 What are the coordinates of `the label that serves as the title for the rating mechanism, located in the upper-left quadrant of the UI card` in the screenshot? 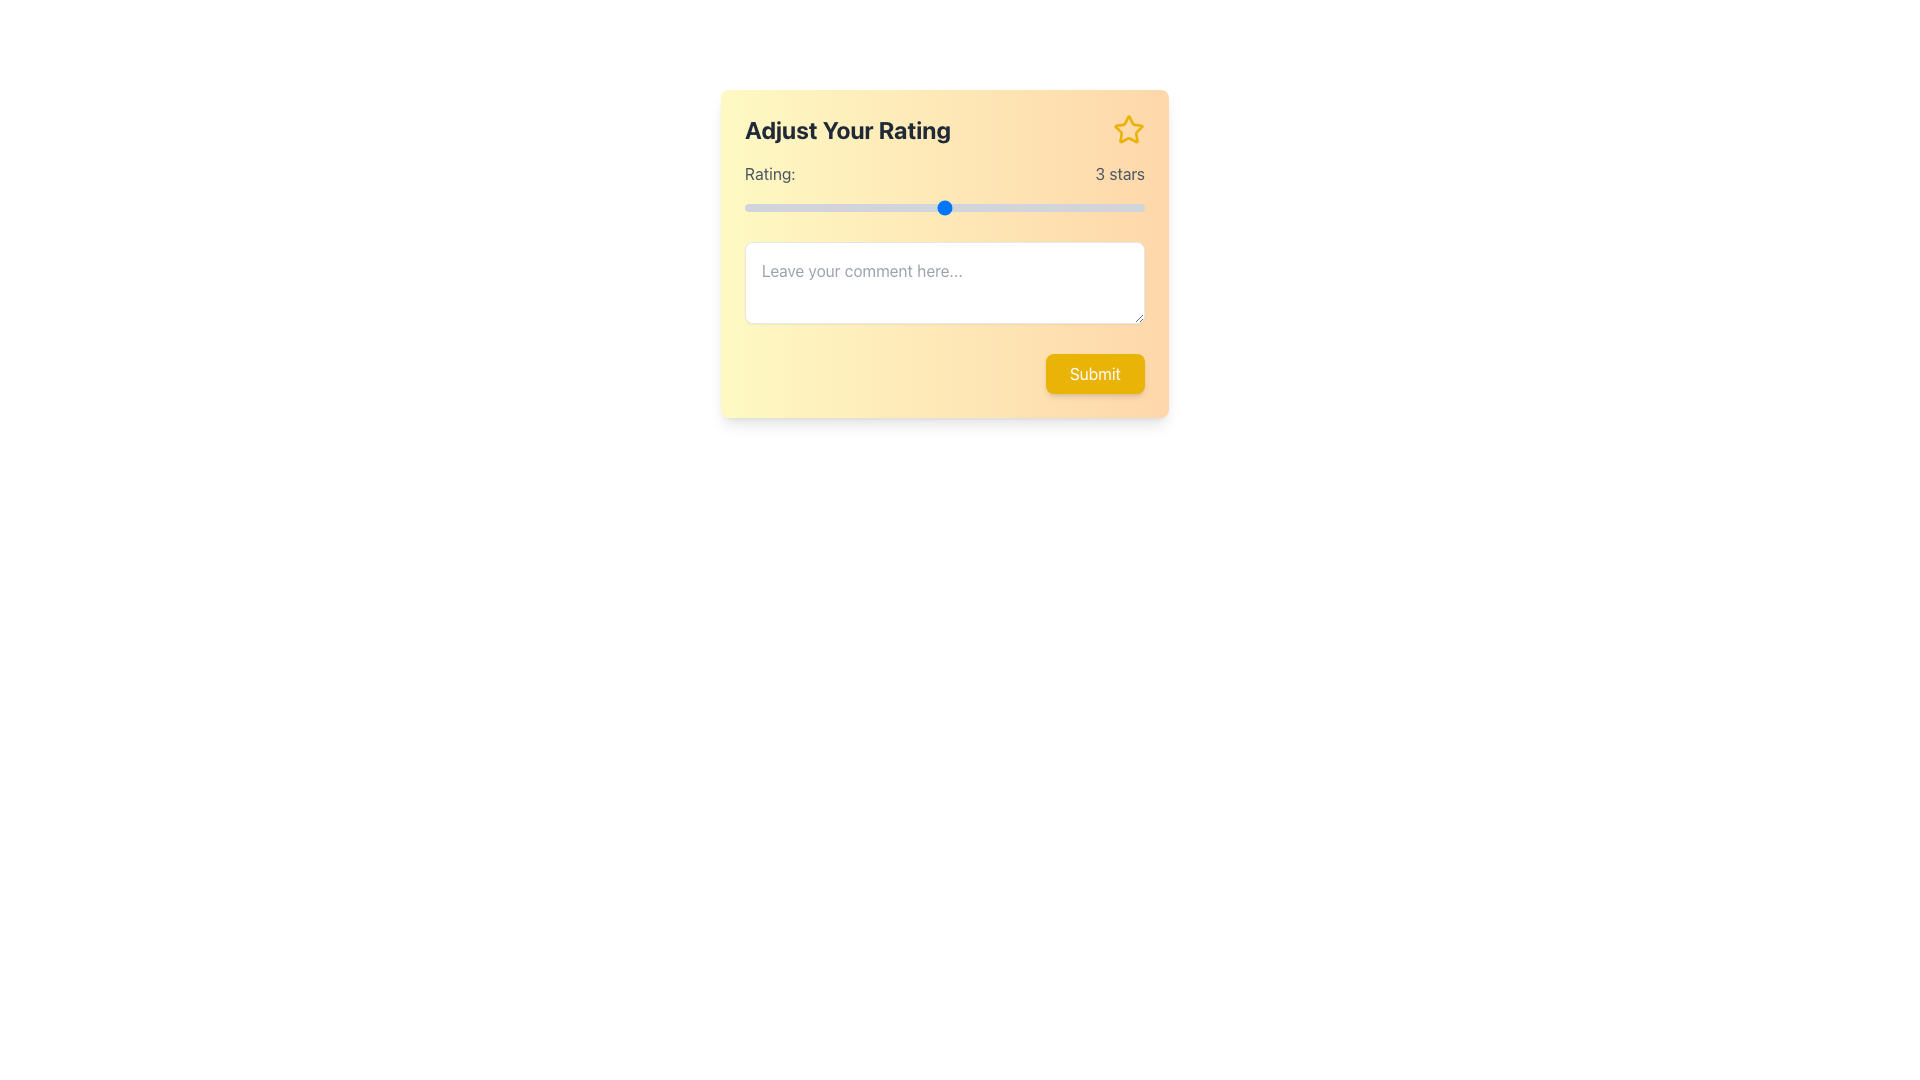 It's located at (769, 172).